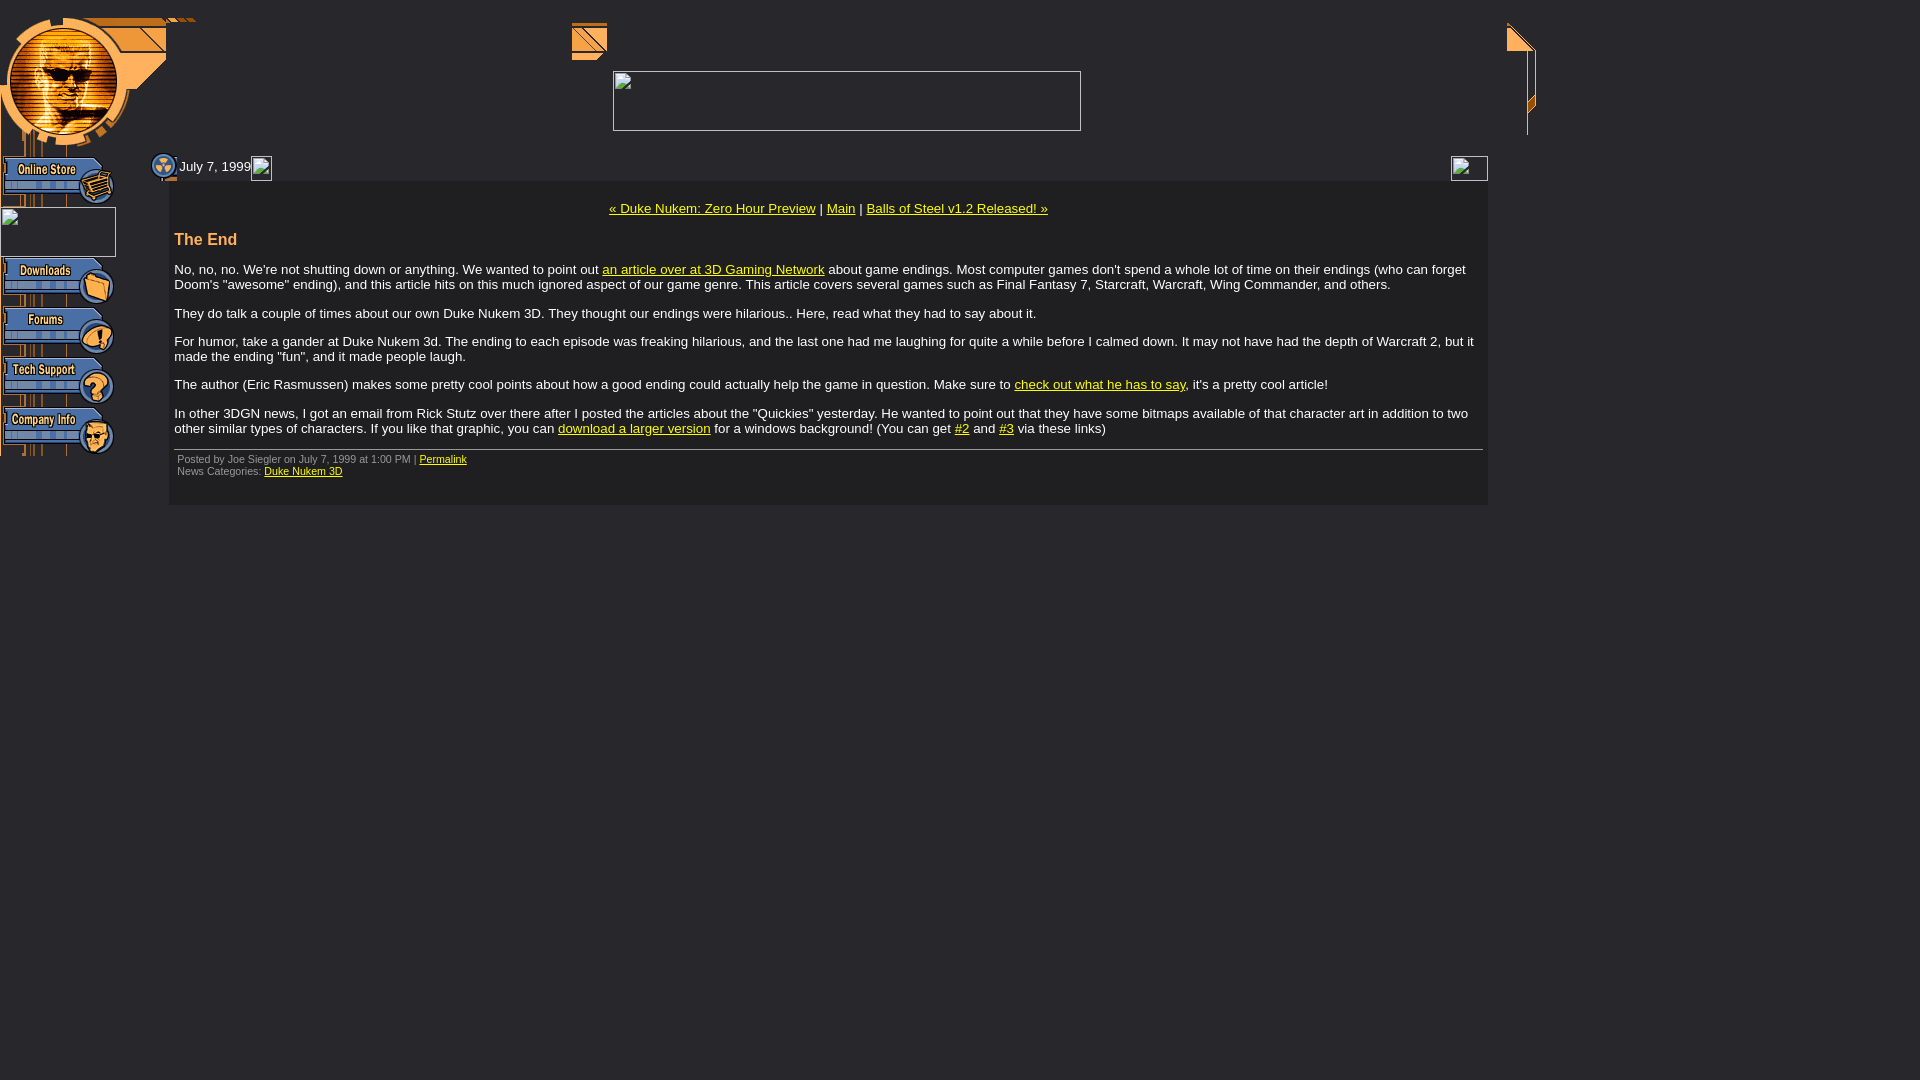  What do you see at coordinates (1013, 384) in the screenshot?
I see `'check out what he has to say'` at bounding box center [1013, 384].